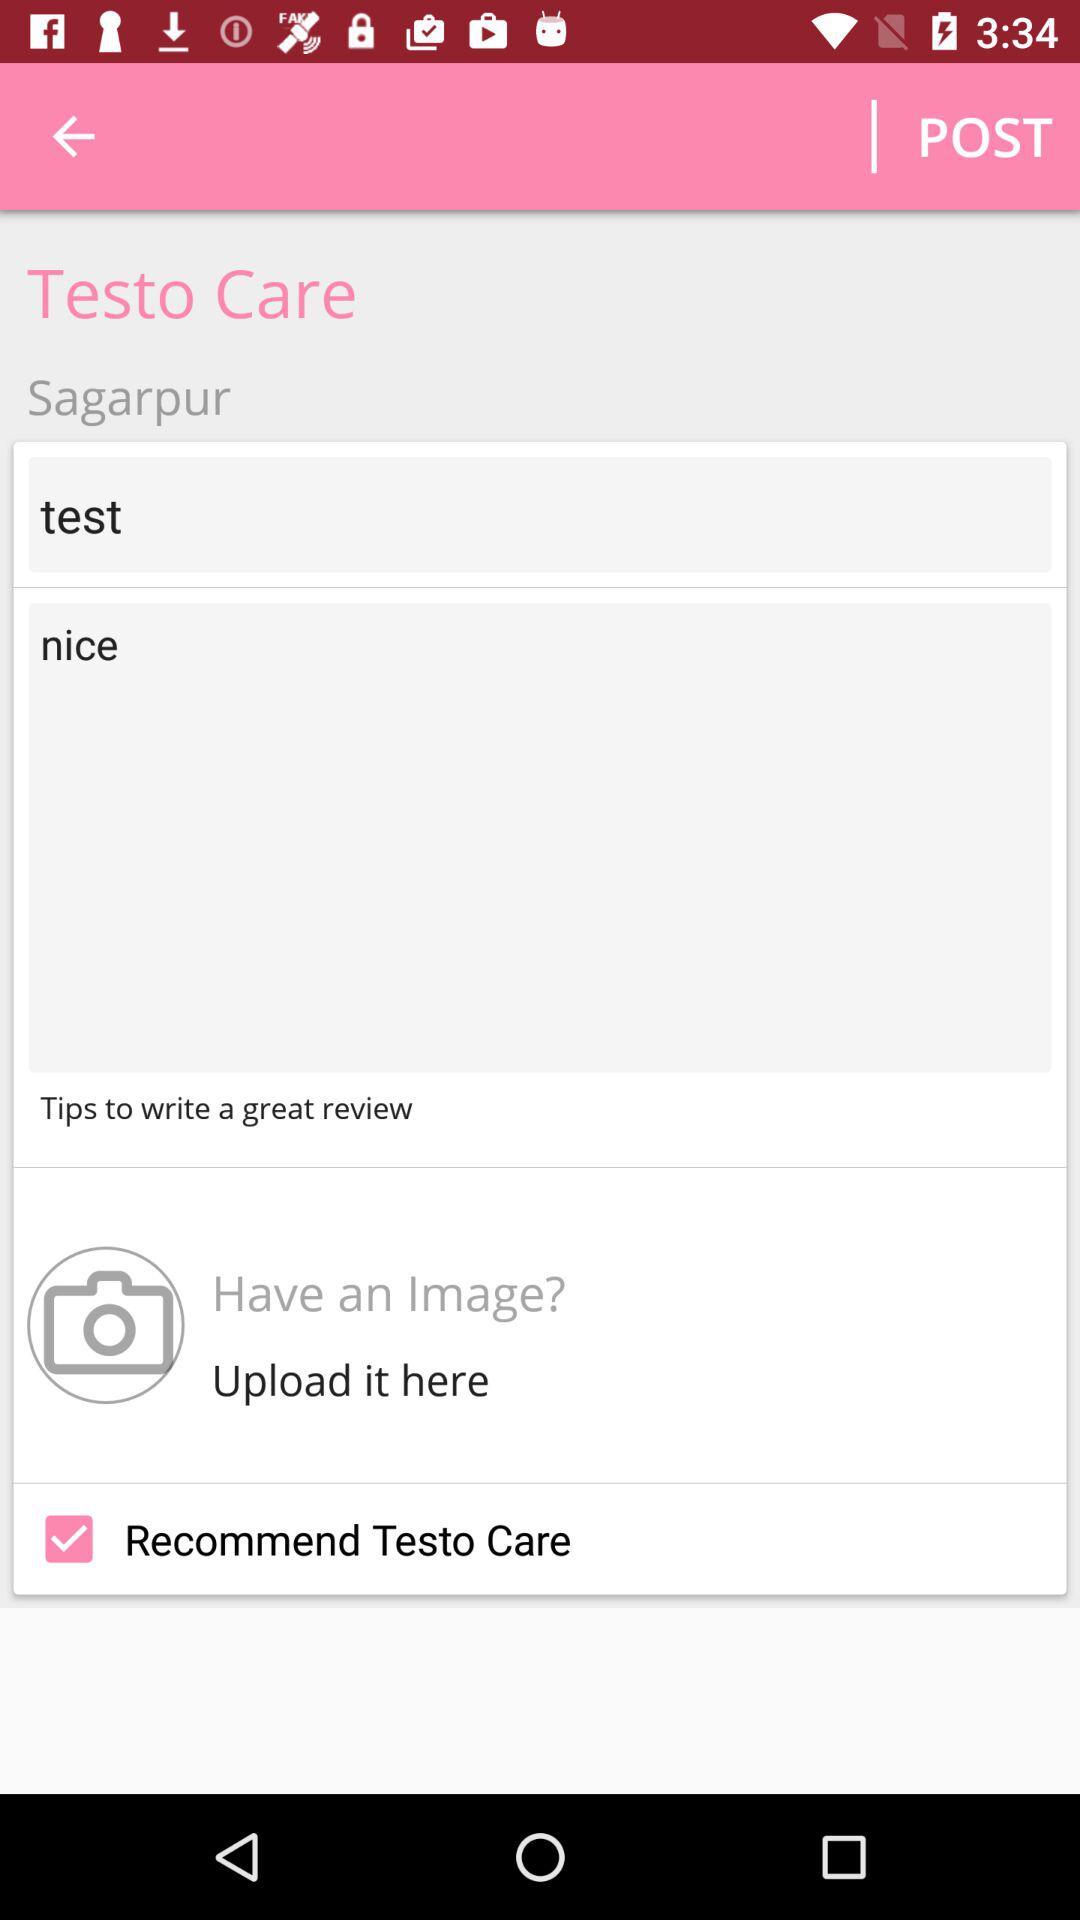 The image size is (1080, 1920). What do you see at coordinates (983, 135) in the screenshot?
I see `the post item` at bounding box center [983, 135].